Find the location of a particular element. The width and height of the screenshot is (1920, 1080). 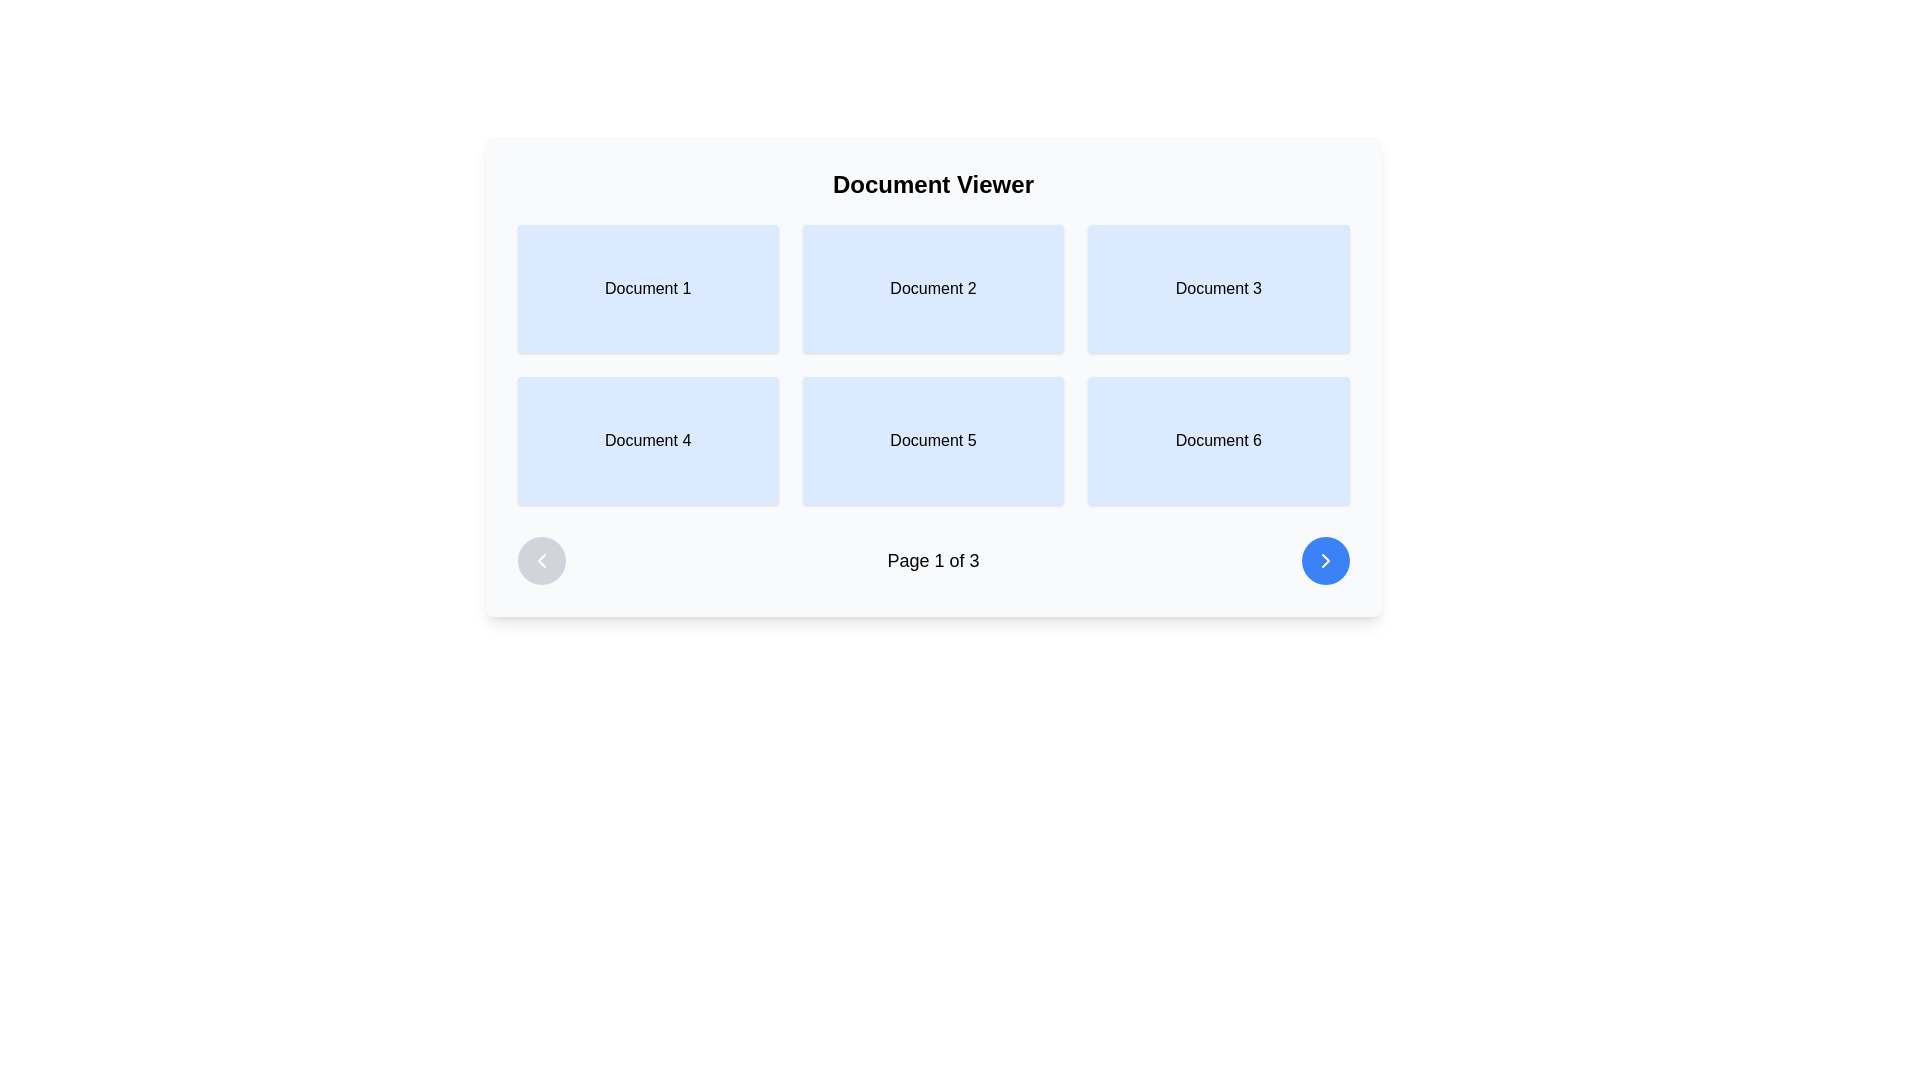

the Text Header element, which serves as the title for the panel indicating the purpose or context of the layout is located at coordinates (932, 185).